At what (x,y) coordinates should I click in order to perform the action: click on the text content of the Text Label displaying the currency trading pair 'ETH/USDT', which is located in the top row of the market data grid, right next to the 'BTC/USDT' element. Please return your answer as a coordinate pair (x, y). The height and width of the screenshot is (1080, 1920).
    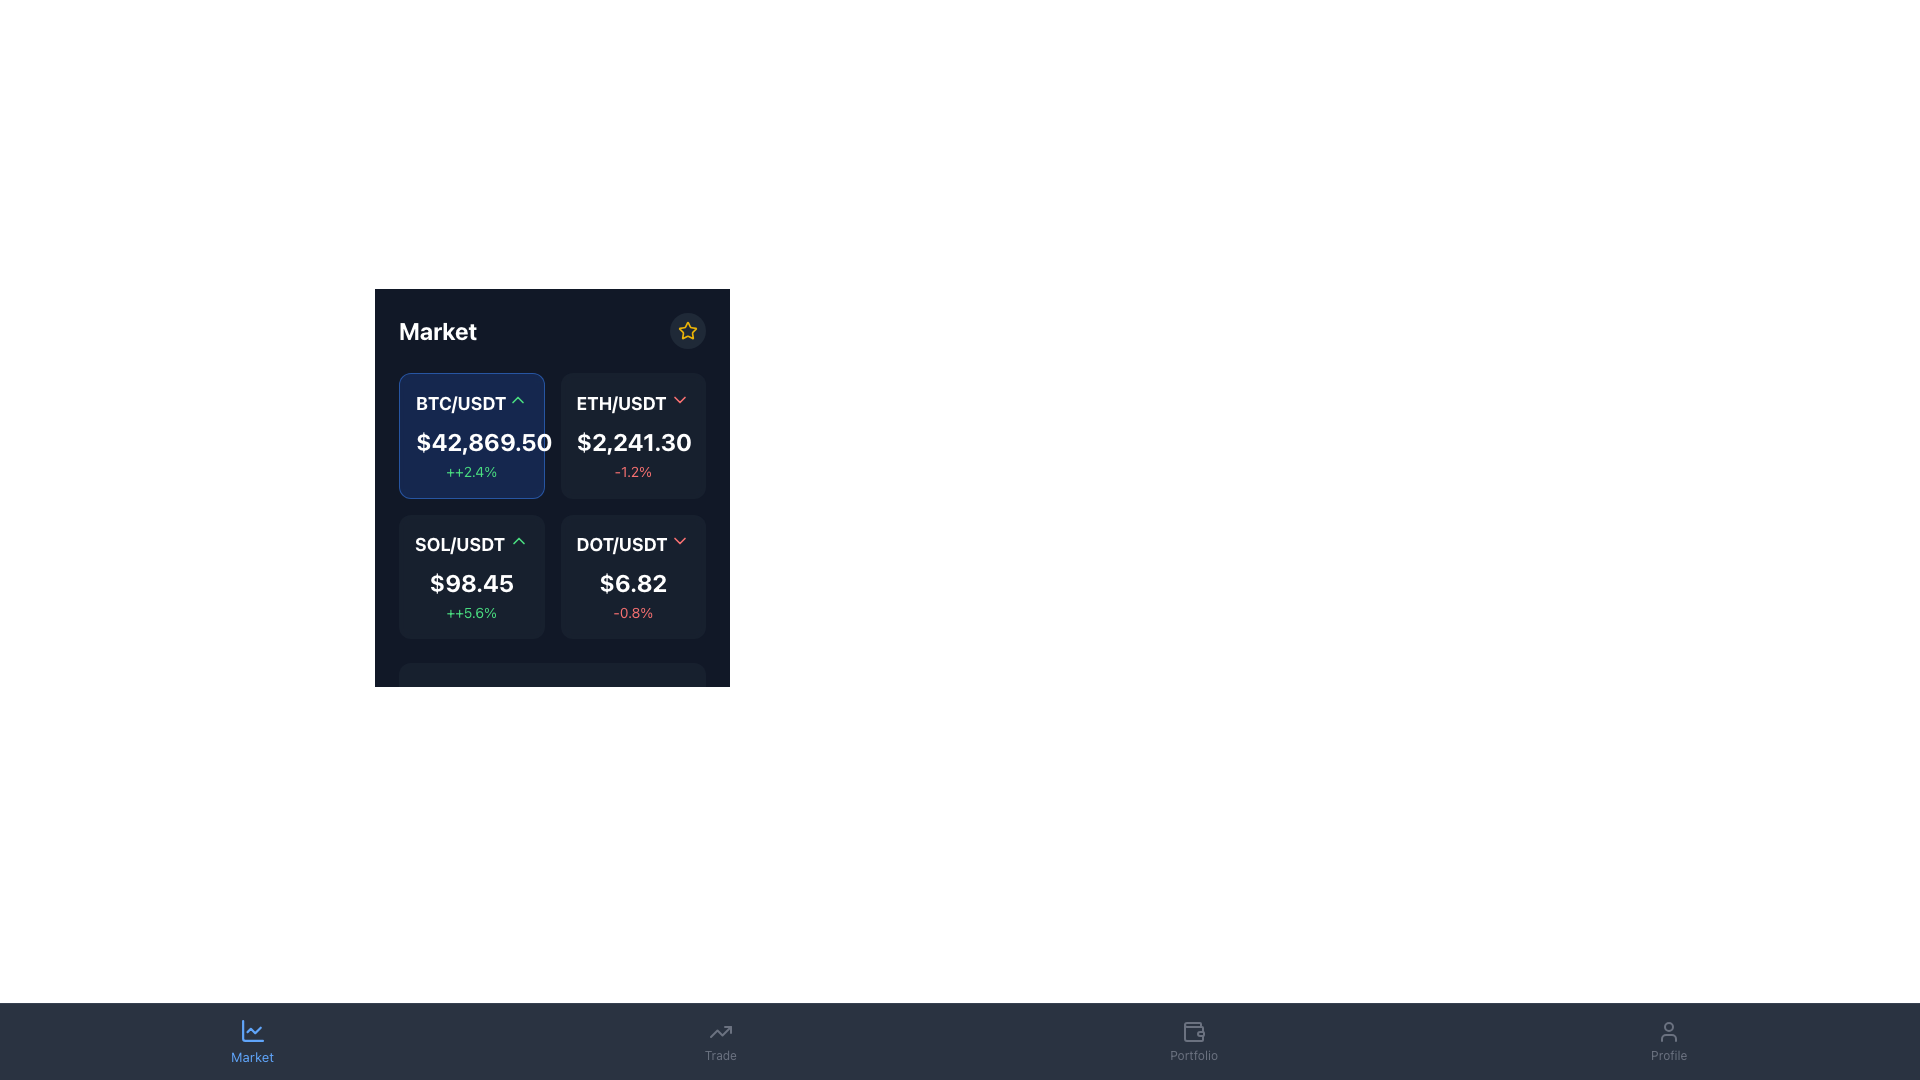
    Looking at the image, I should click on (620, 404).